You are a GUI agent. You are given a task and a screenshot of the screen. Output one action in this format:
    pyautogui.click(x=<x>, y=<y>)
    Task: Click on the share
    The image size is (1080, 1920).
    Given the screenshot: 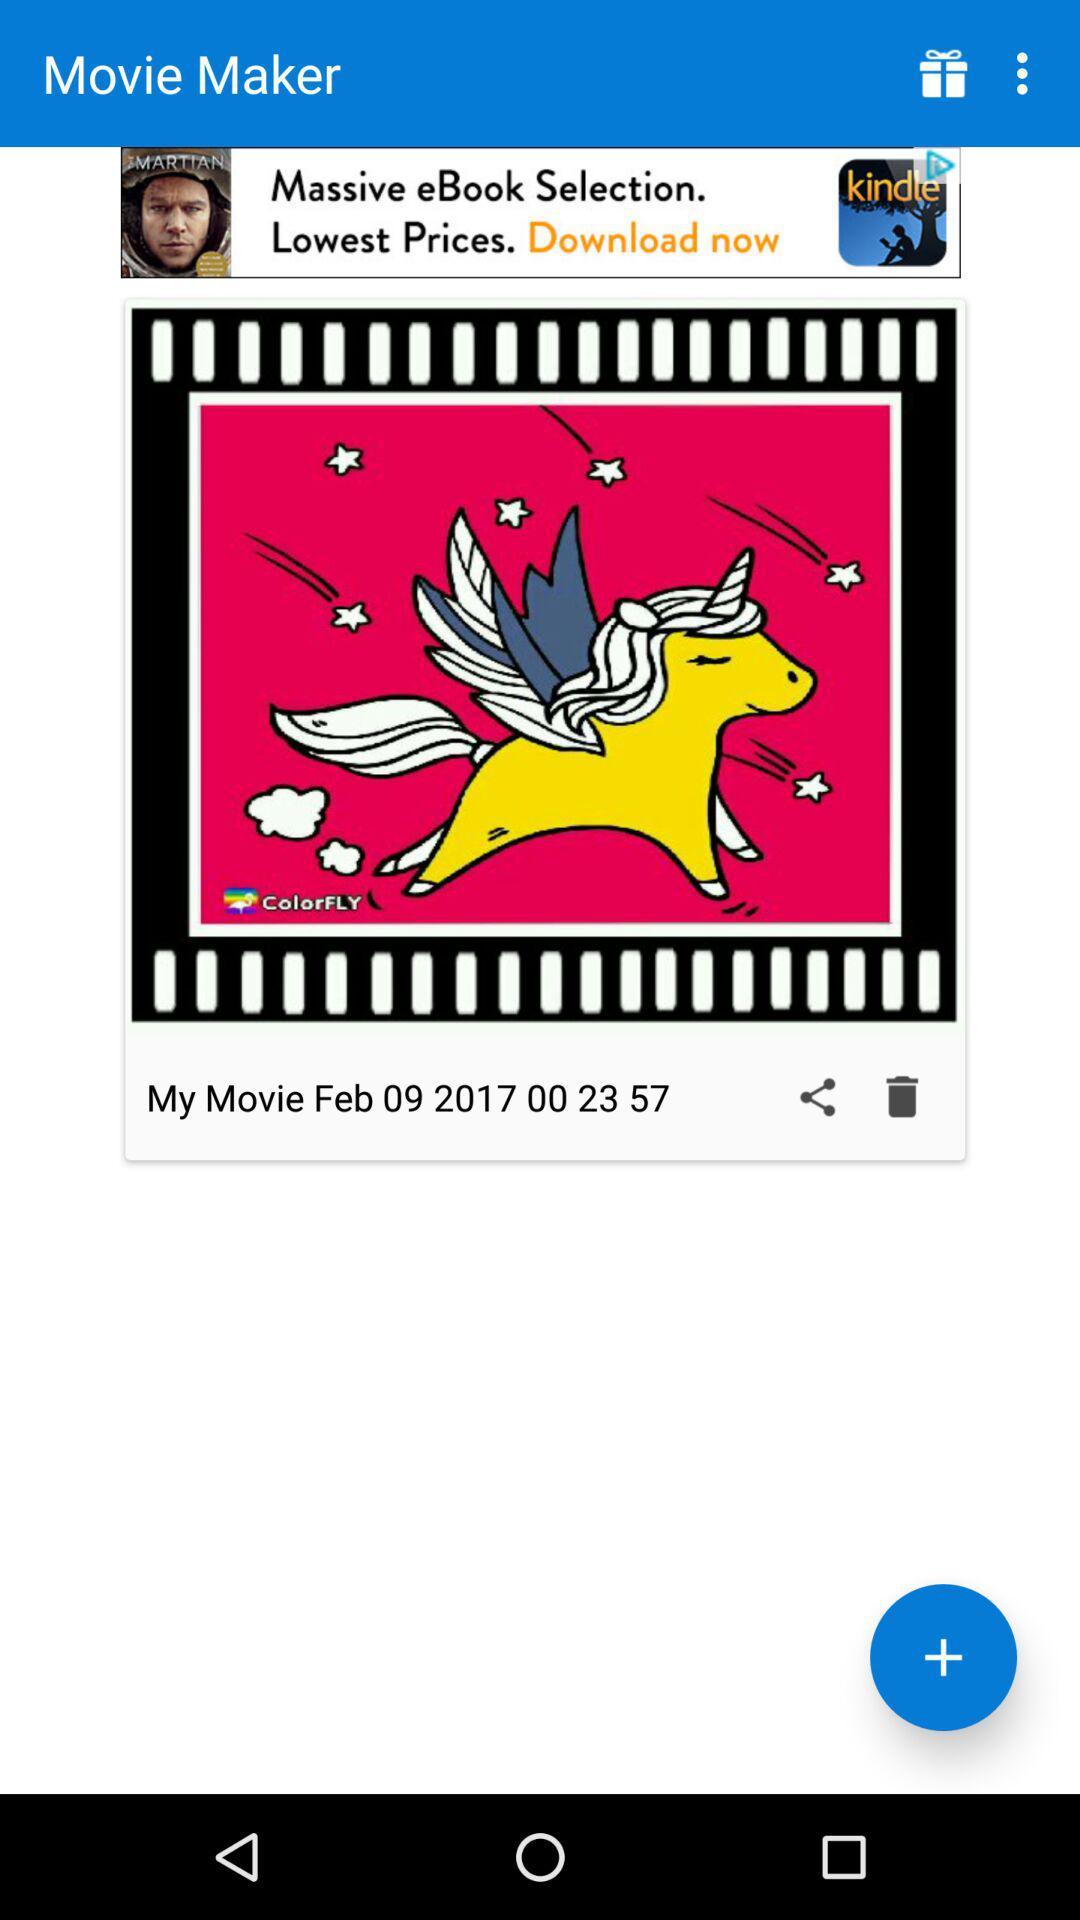 What is the action you would take?
    pyautogui.click(x=818, y=1096)
    